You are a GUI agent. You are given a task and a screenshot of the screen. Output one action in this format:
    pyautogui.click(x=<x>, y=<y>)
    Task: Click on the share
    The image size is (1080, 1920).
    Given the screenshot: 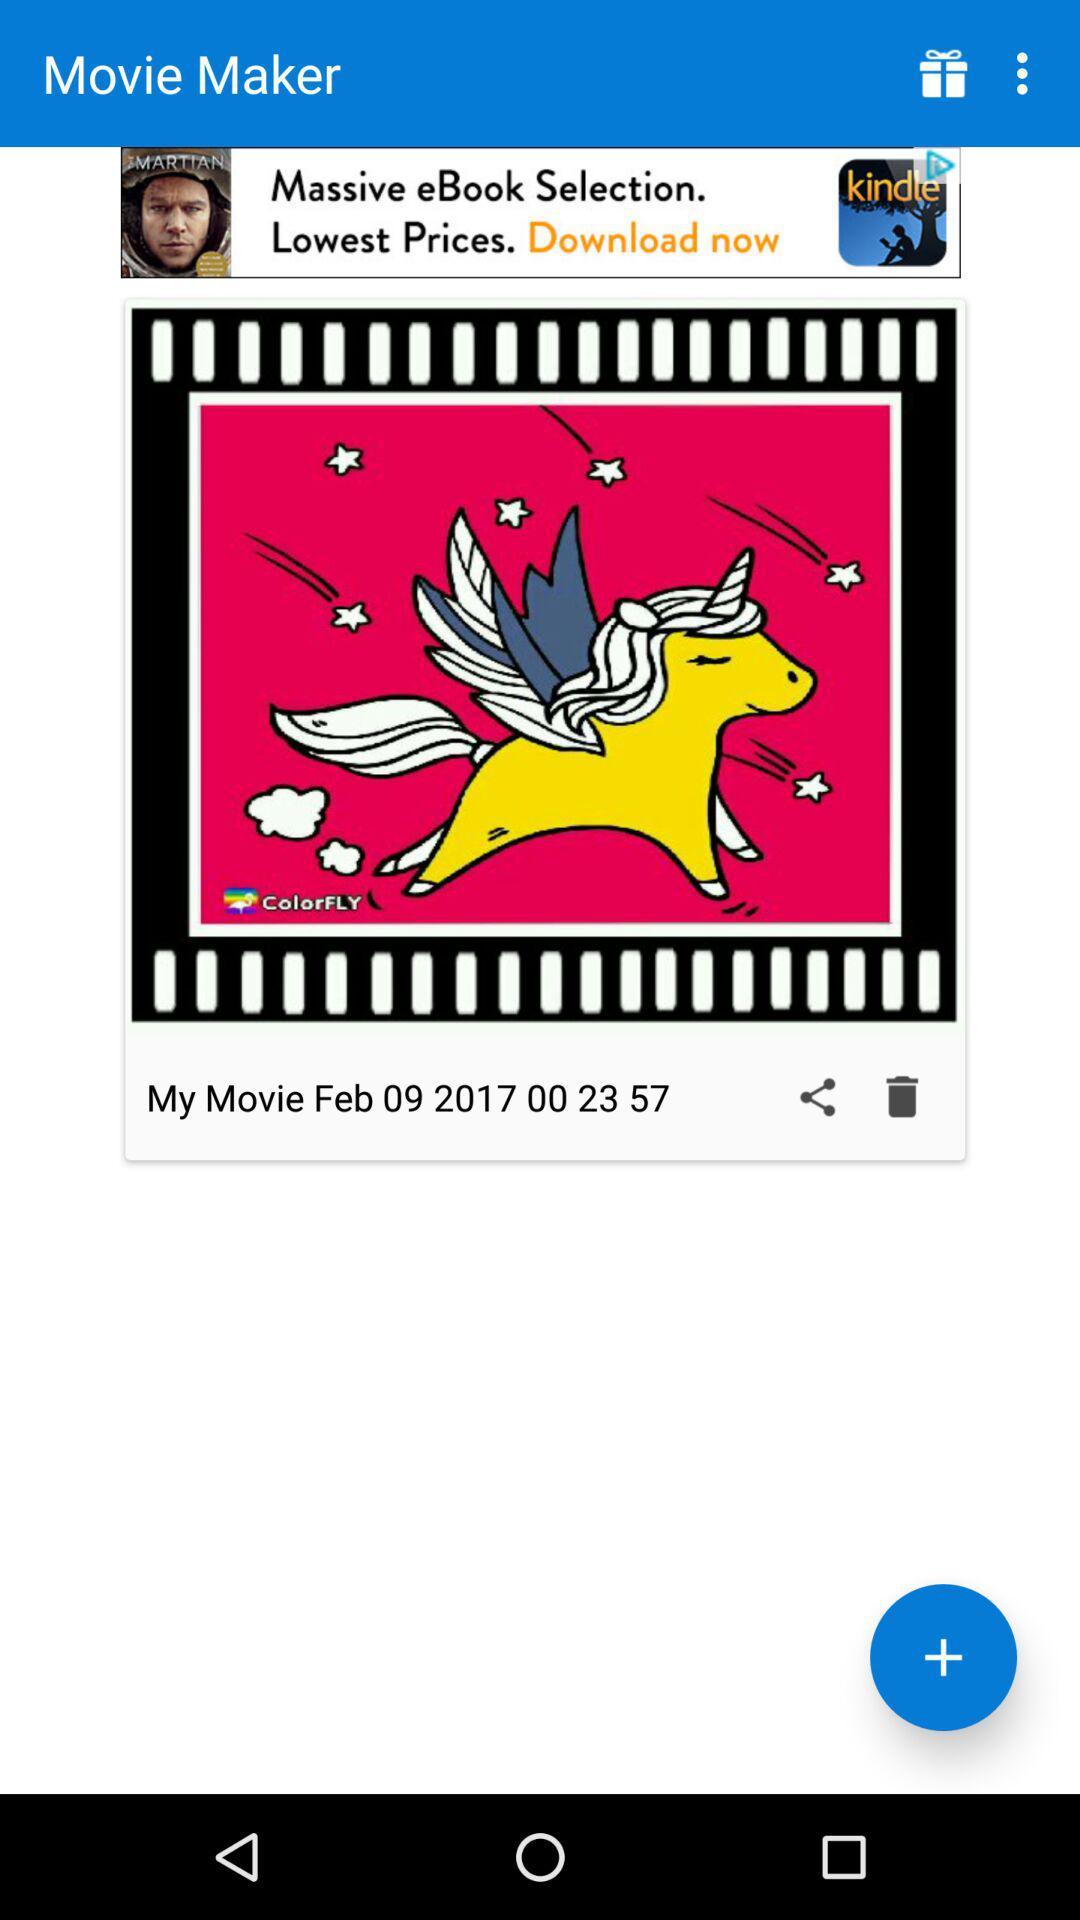 What is the action you would take?
    pyautogui.click(x=818, y=1096)
    